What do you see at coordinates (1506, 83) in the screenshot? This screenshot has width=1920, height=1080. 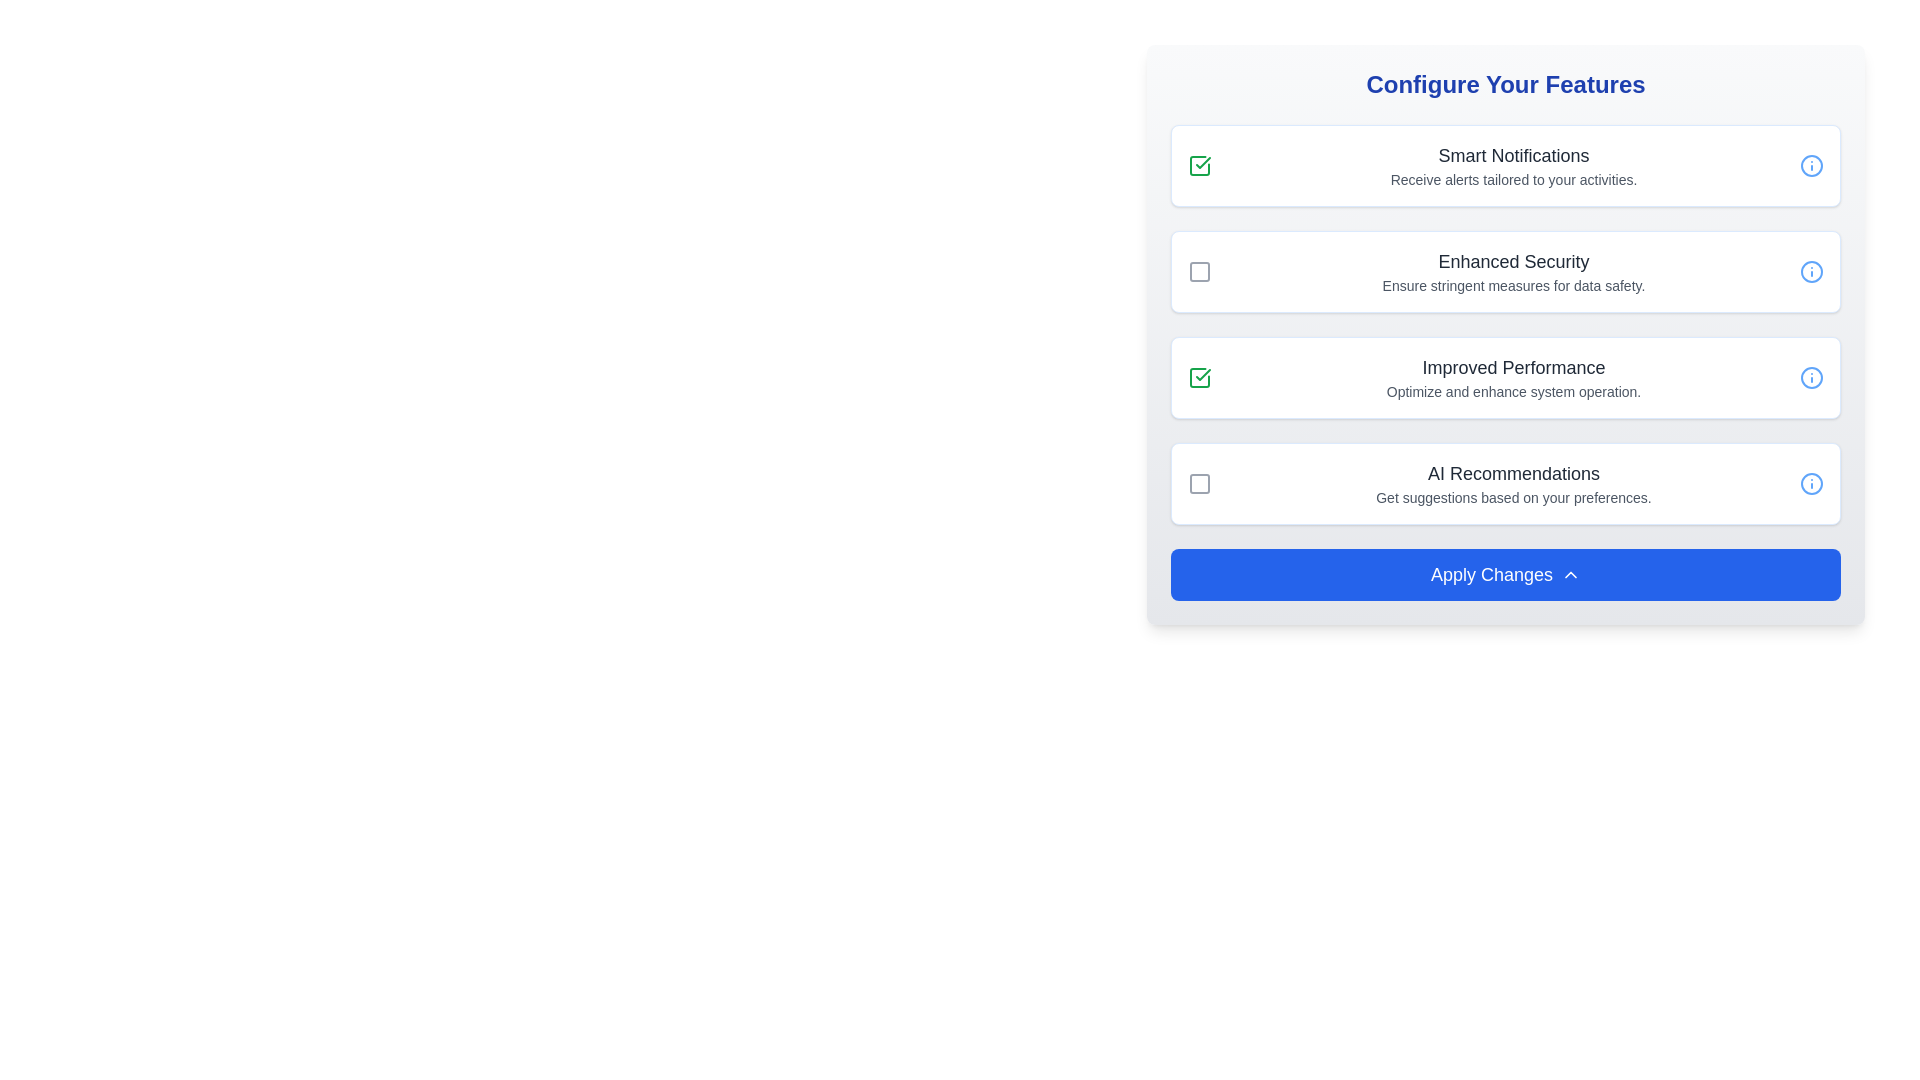 I see `text of the title label positioned at the top of the configuration section, which serves as the heading for the section` at bounding box center [1506, 83].